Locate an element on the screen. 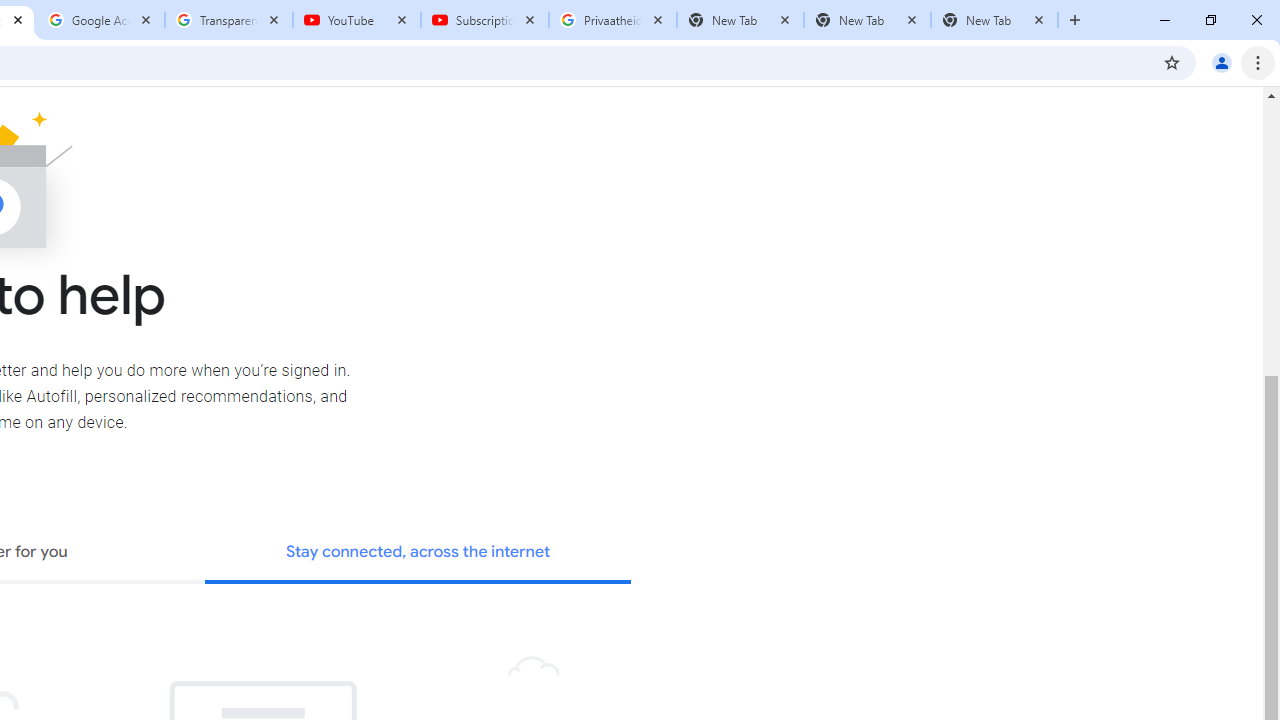 This screenshot has width=1280, height=720. 'Subscriptions - YouTube' is located at coordinates (485, 20).